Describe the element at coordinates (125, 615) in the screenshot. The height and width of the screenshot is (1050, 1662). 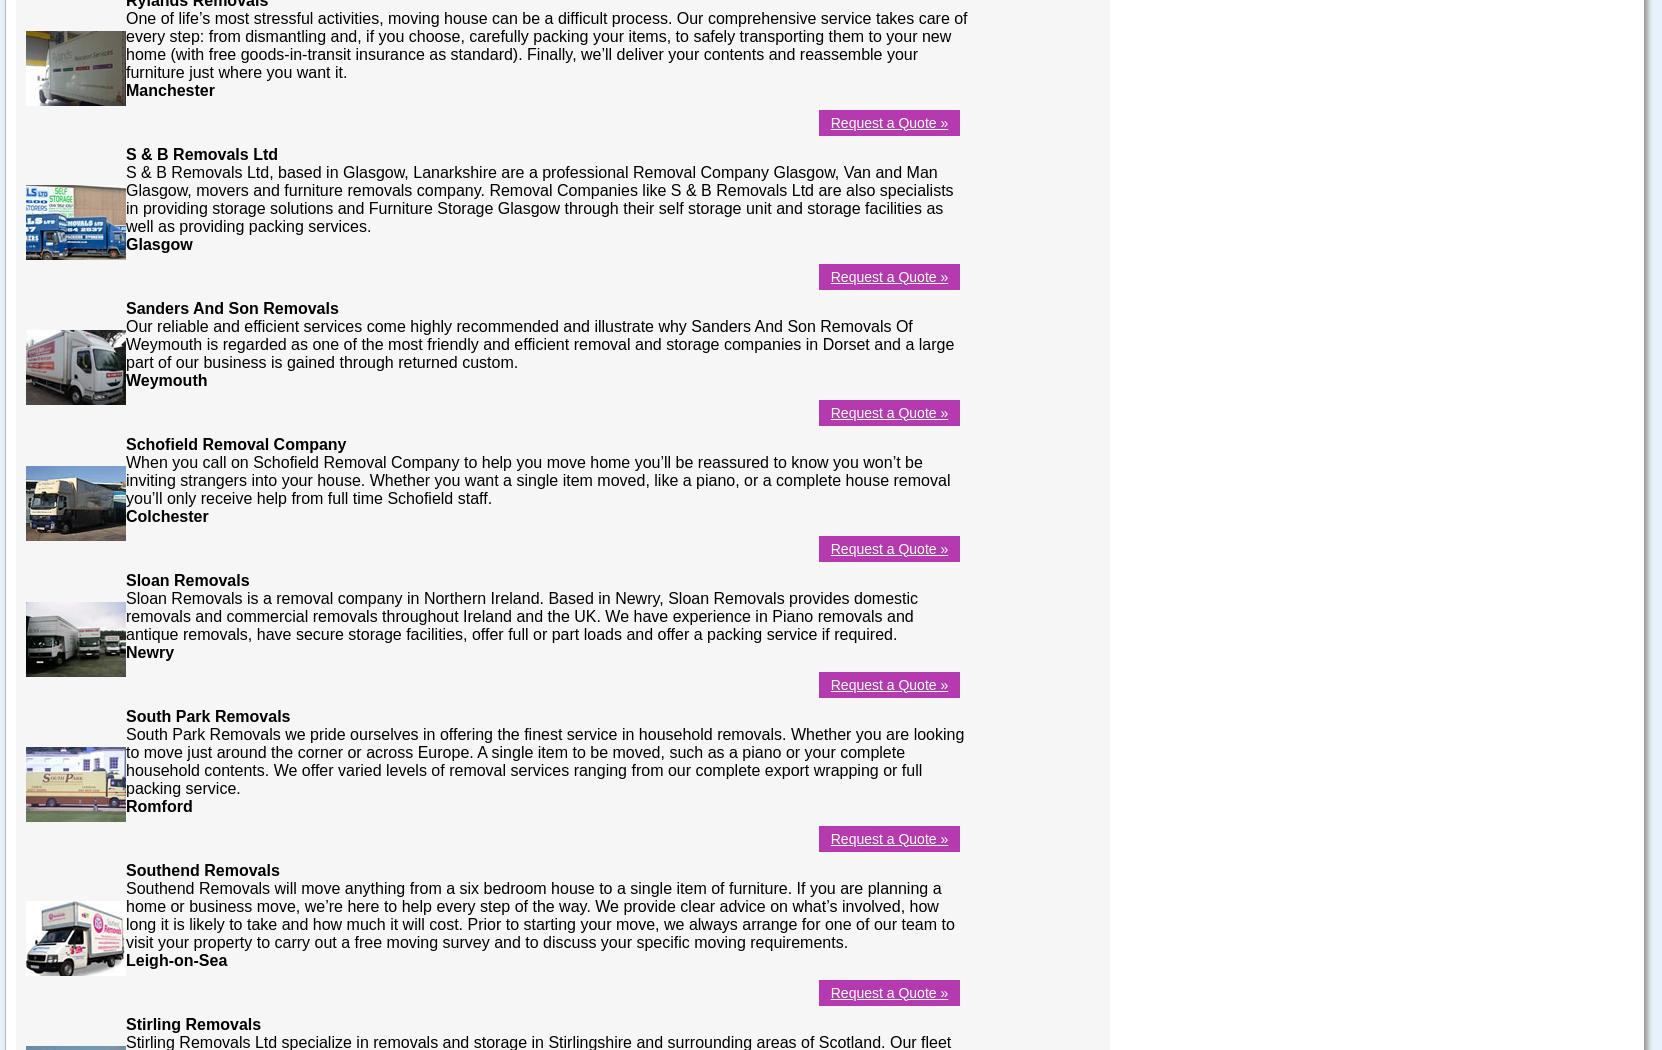
I see `'Sloan Removals is a removal company in Northern Ireland. Based in Newry, Sloan Removals provides domestic removals and commercial removals throughout Ireland and the UK.

We have experience in Piano removals and antique removals, have secure storage facilities, offer full or part loads and offer a packing service if required.'` at that location.